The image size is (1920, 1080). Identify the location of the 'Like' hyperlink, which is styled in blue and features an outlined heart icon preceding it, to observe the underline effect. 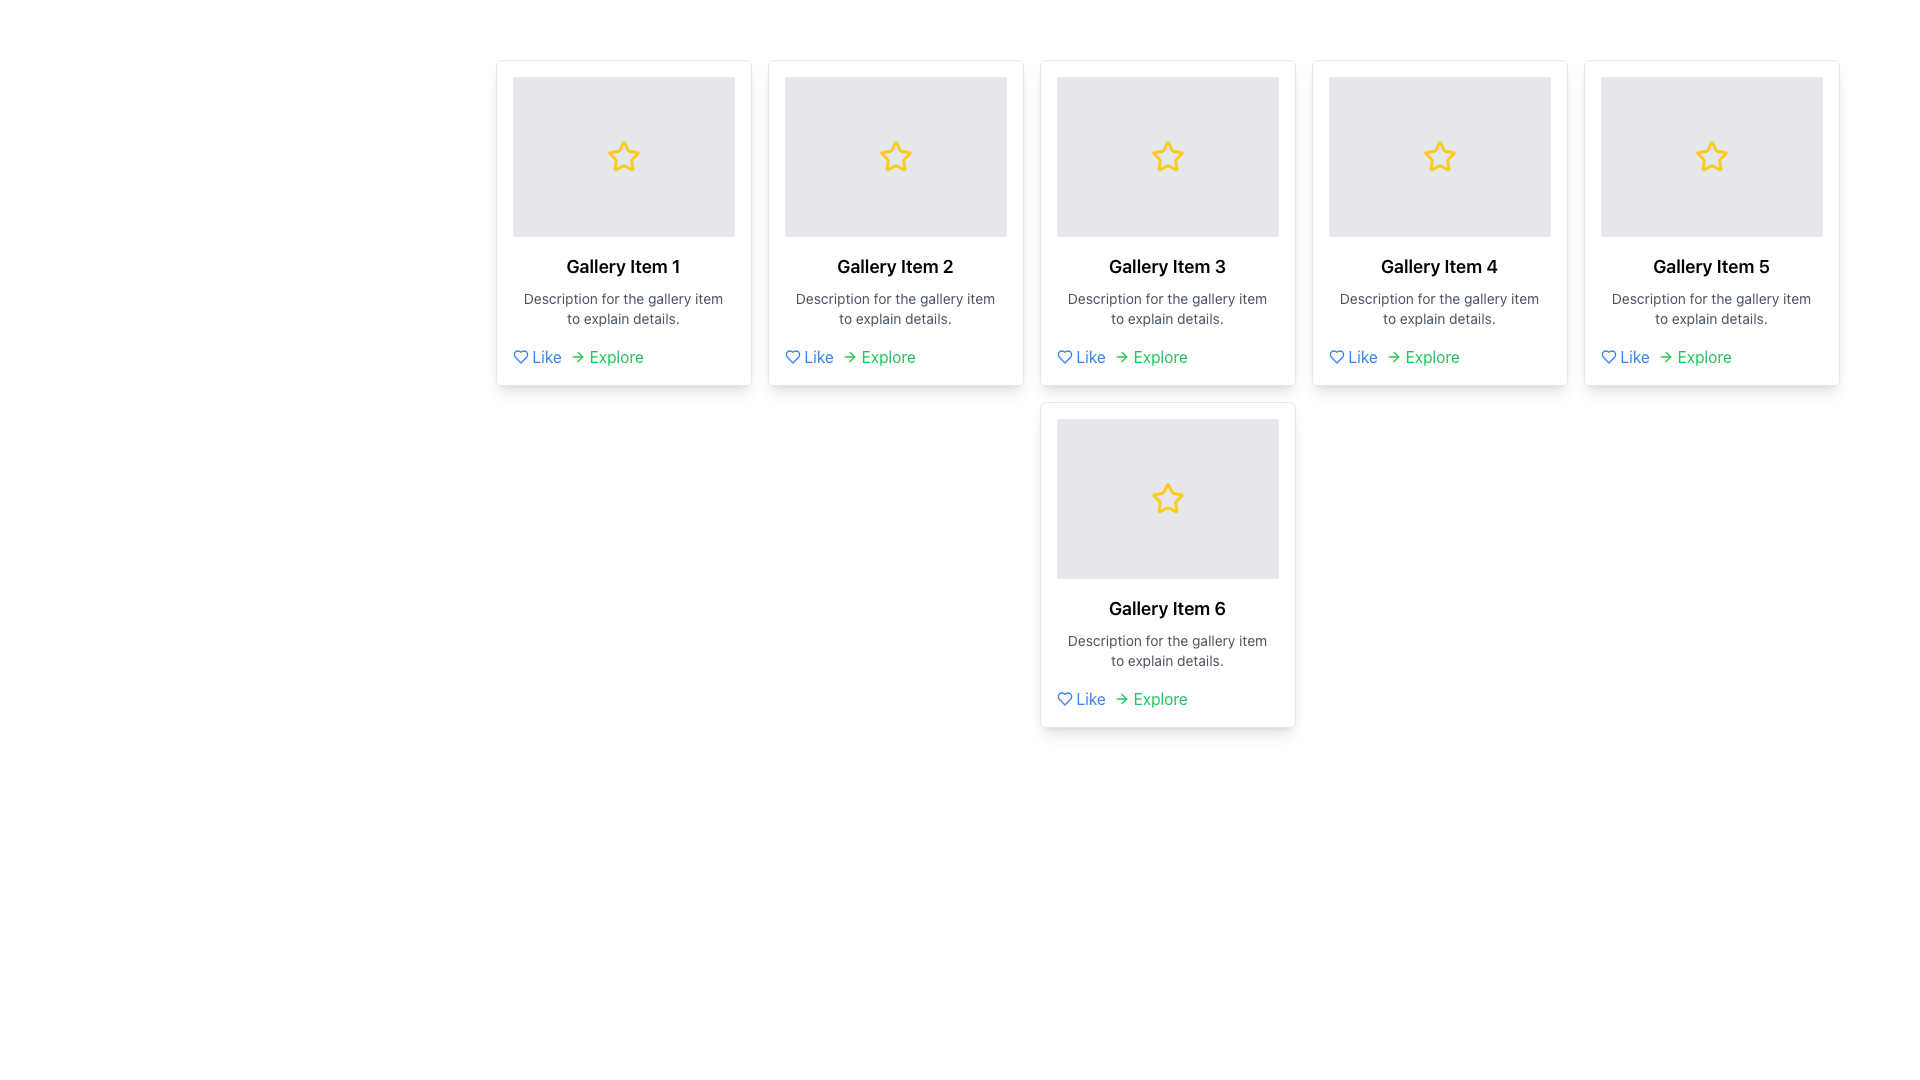
(1625, 356).